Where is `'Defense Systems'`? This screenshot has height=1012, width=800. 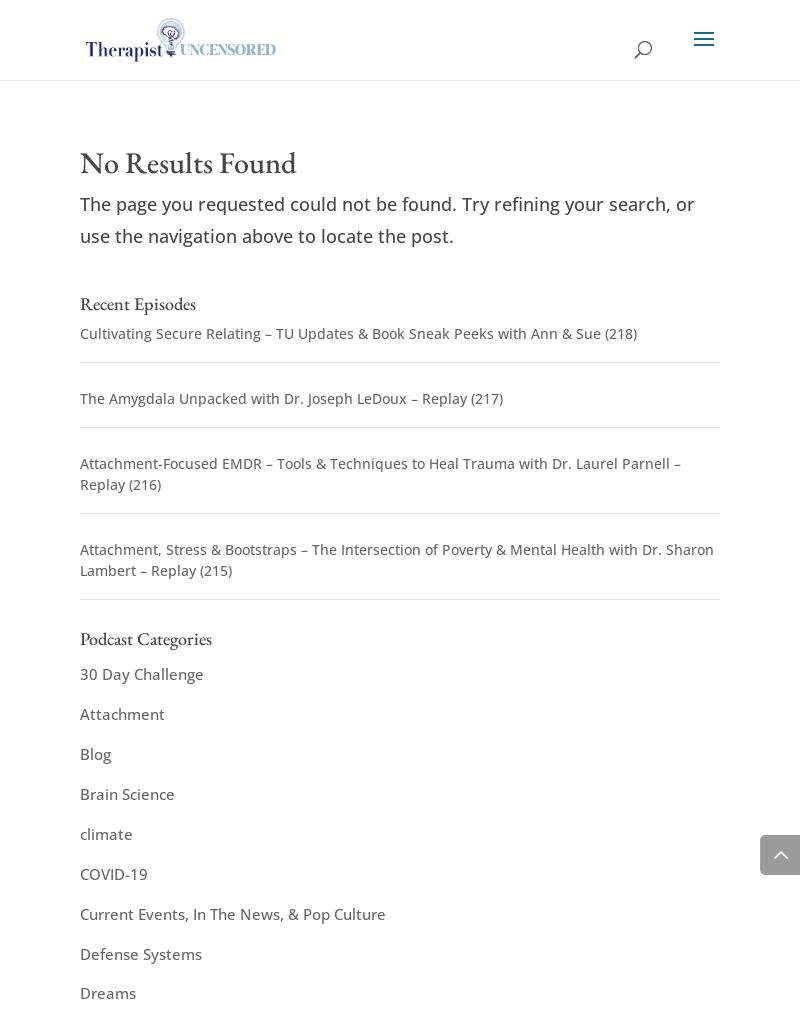
'Defense Systems' is located at coordinates (141, 953).